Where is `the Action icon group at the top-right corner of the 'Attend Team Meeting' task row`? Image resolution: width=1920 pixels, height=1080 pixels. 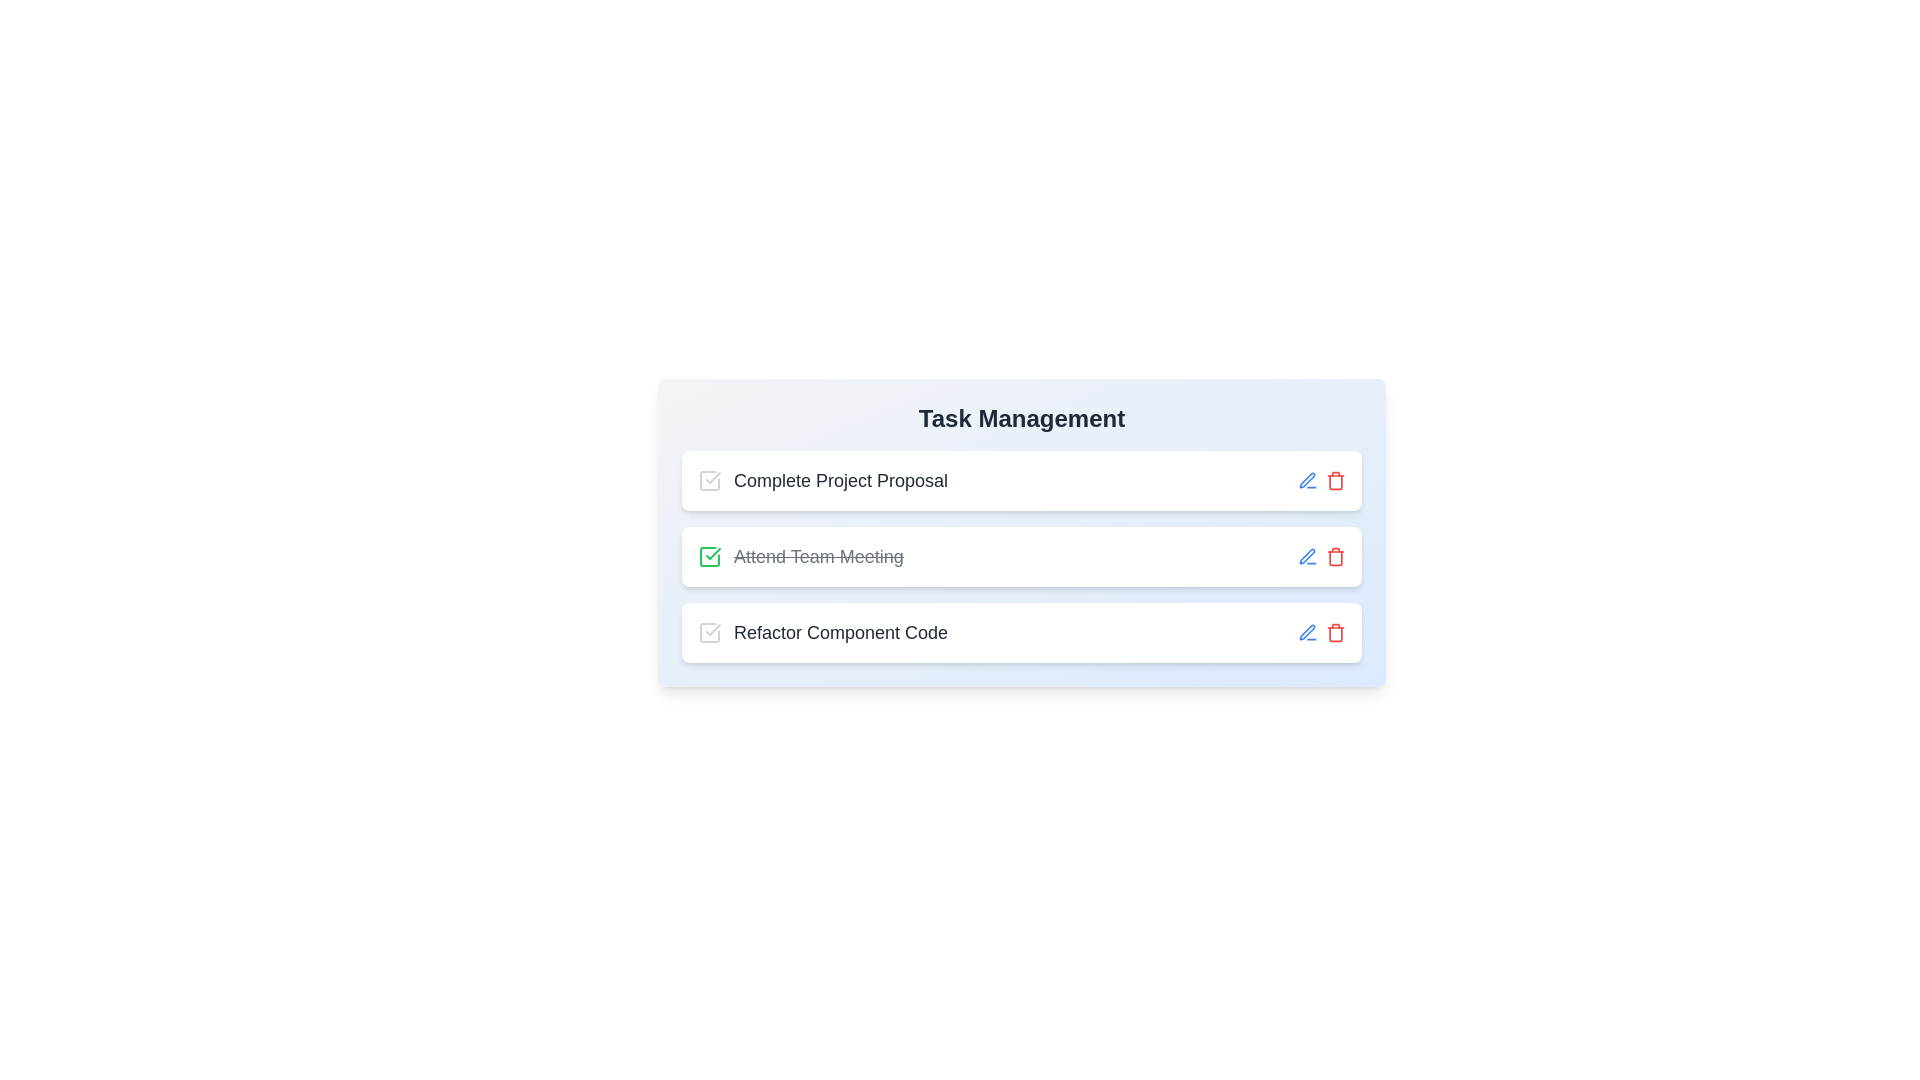 the Action icon group at the top-right corner of the 'Attend Team Meeting' task row is located at coordinates (1321, 556).